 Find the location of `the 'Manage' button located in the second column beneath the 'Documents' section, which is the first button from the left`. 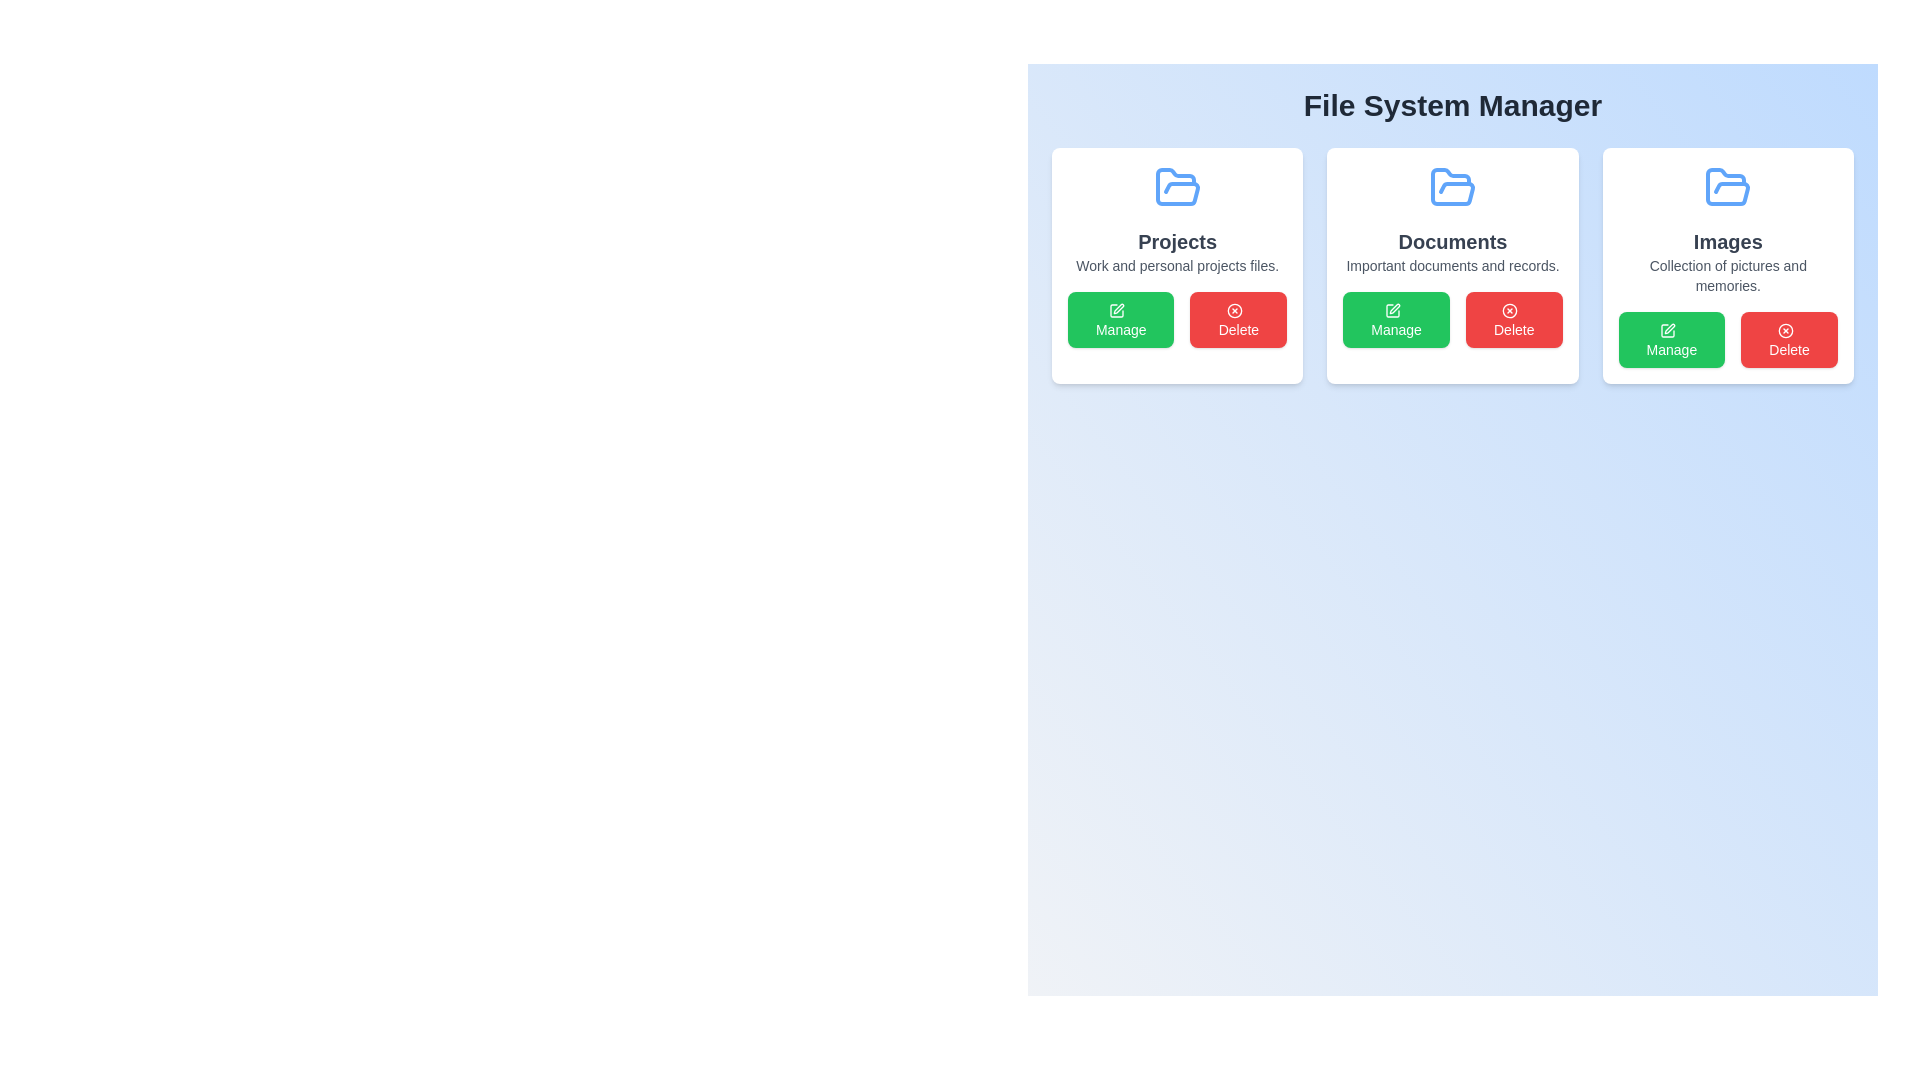

the 'Manage' button located in the second column beneath the 'Documents' section, which is the first button from the left is located at coordinates (1395, 319).